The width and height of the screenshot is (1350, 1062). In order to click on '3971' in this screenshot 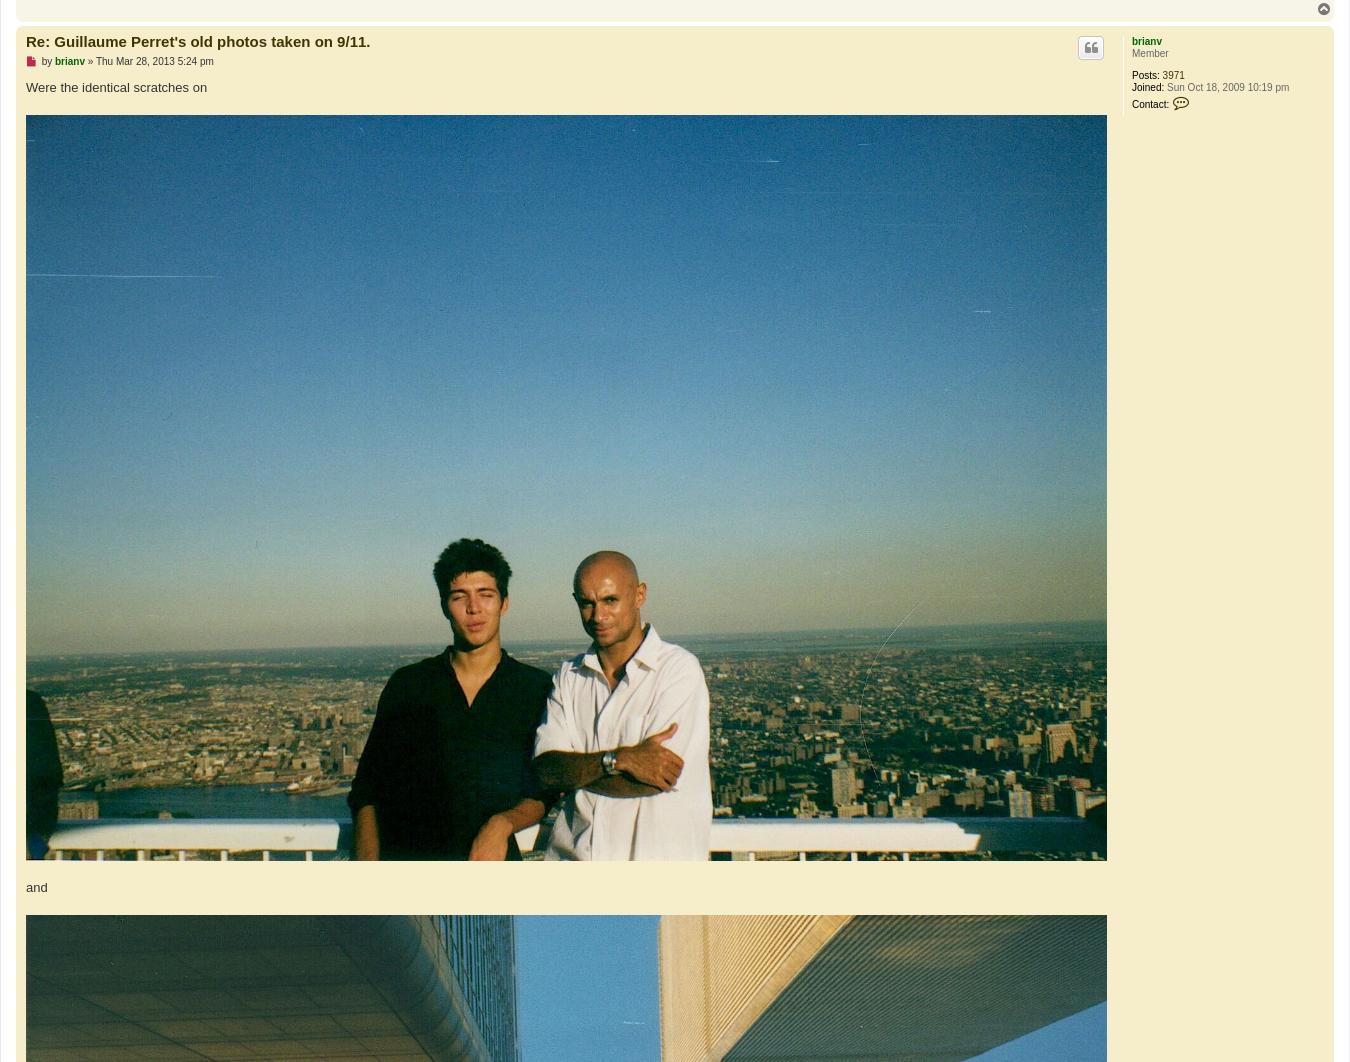, I will do `click(1172, 74)`.